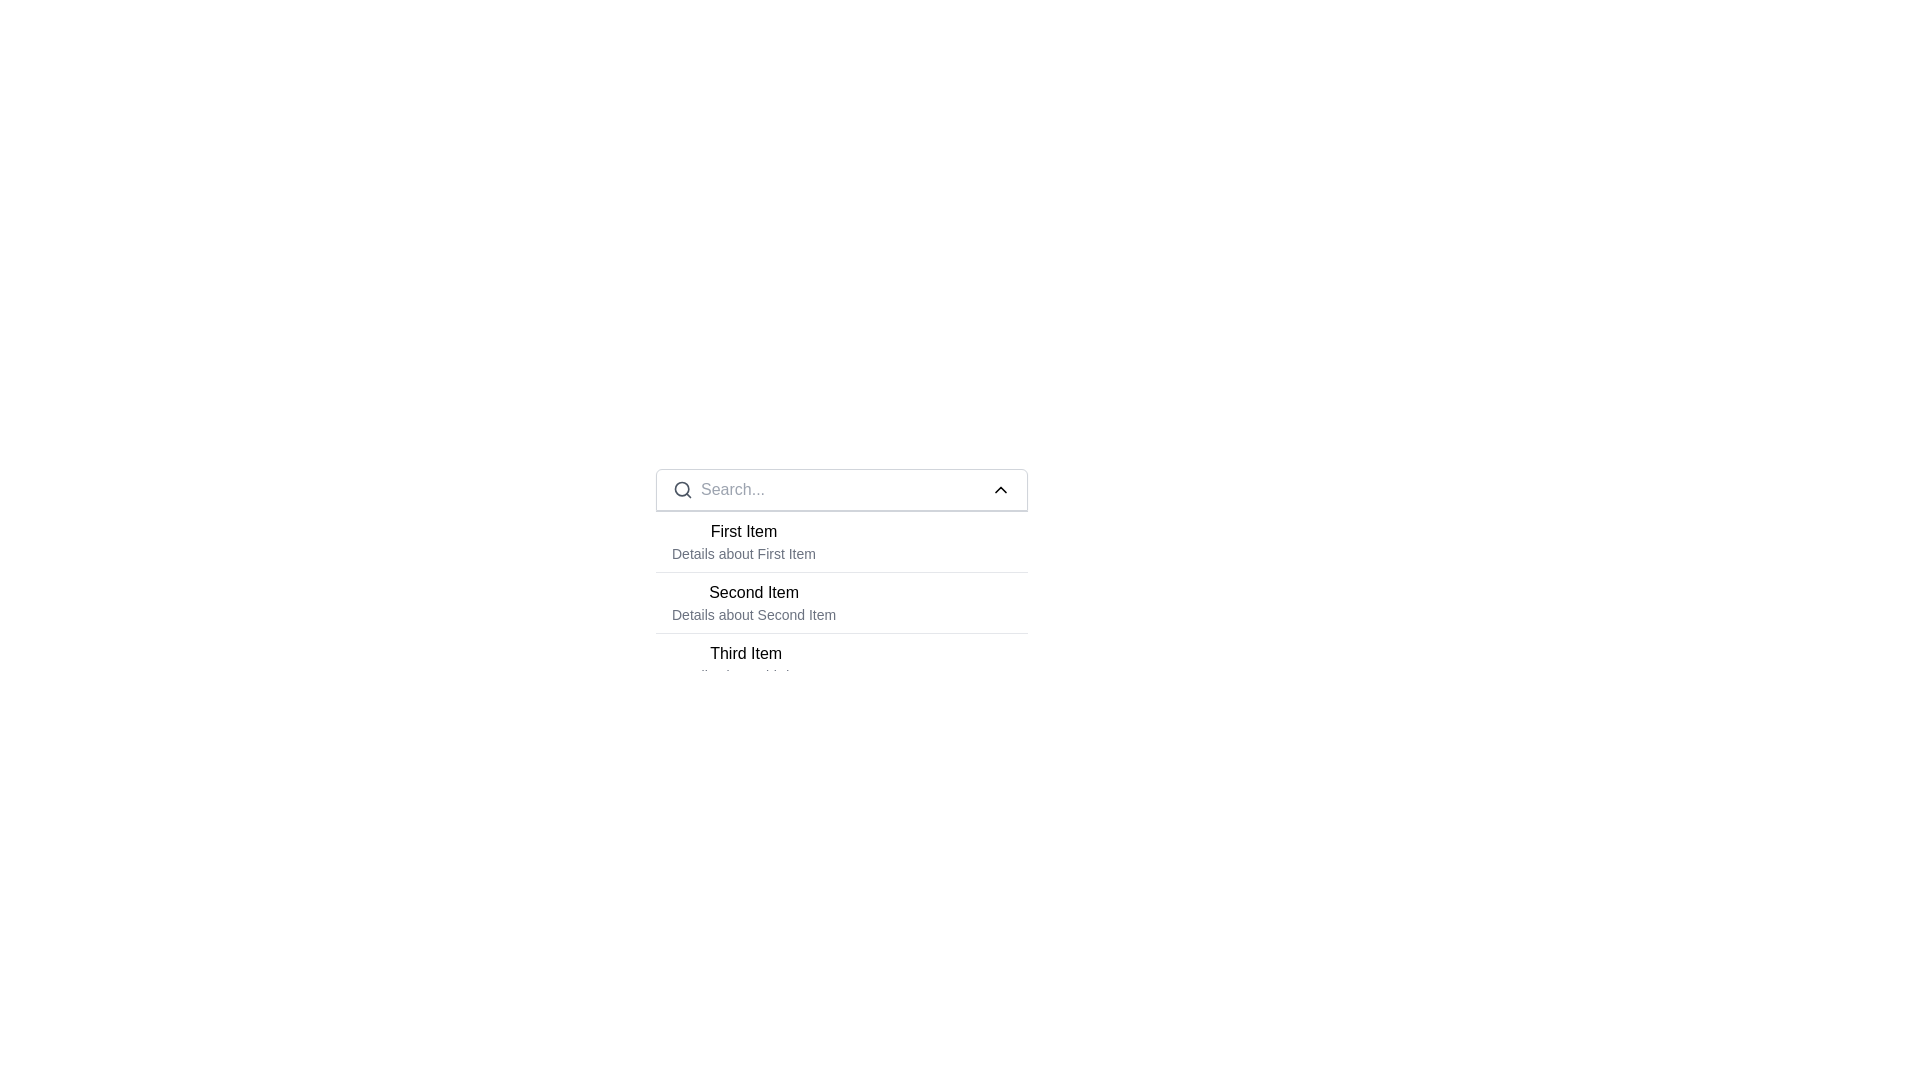 Image resolution: width=1920 pixels, height=1080 pixels. Describe the element at coordinates (753, 613) in the screenshot. I see `text label that displays 'Details about Second Item', which is located beneath the bold header 'Second Item'` at that location.